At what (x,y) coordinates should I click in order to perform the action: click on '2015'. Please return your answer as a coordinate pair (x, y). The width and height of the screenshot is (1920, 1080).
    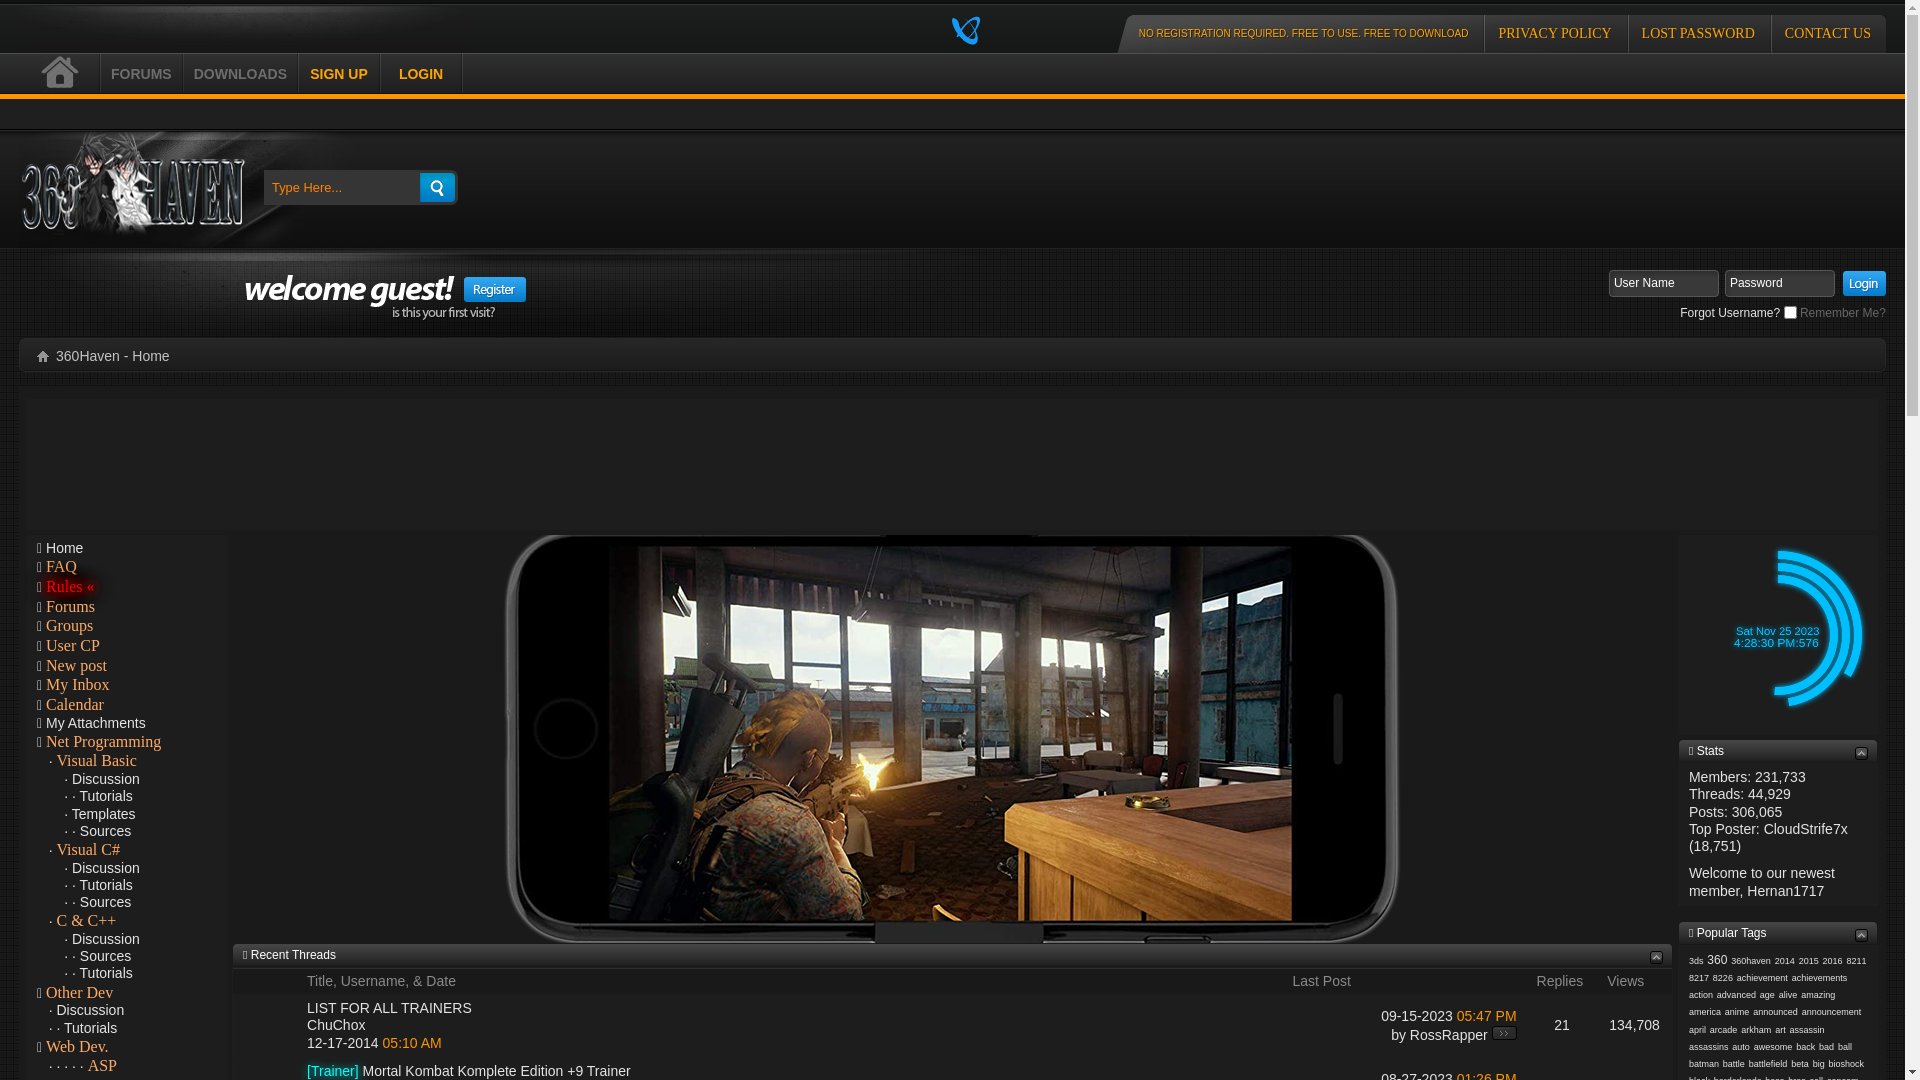
    Looking at the image, I should click on (1809, 959).